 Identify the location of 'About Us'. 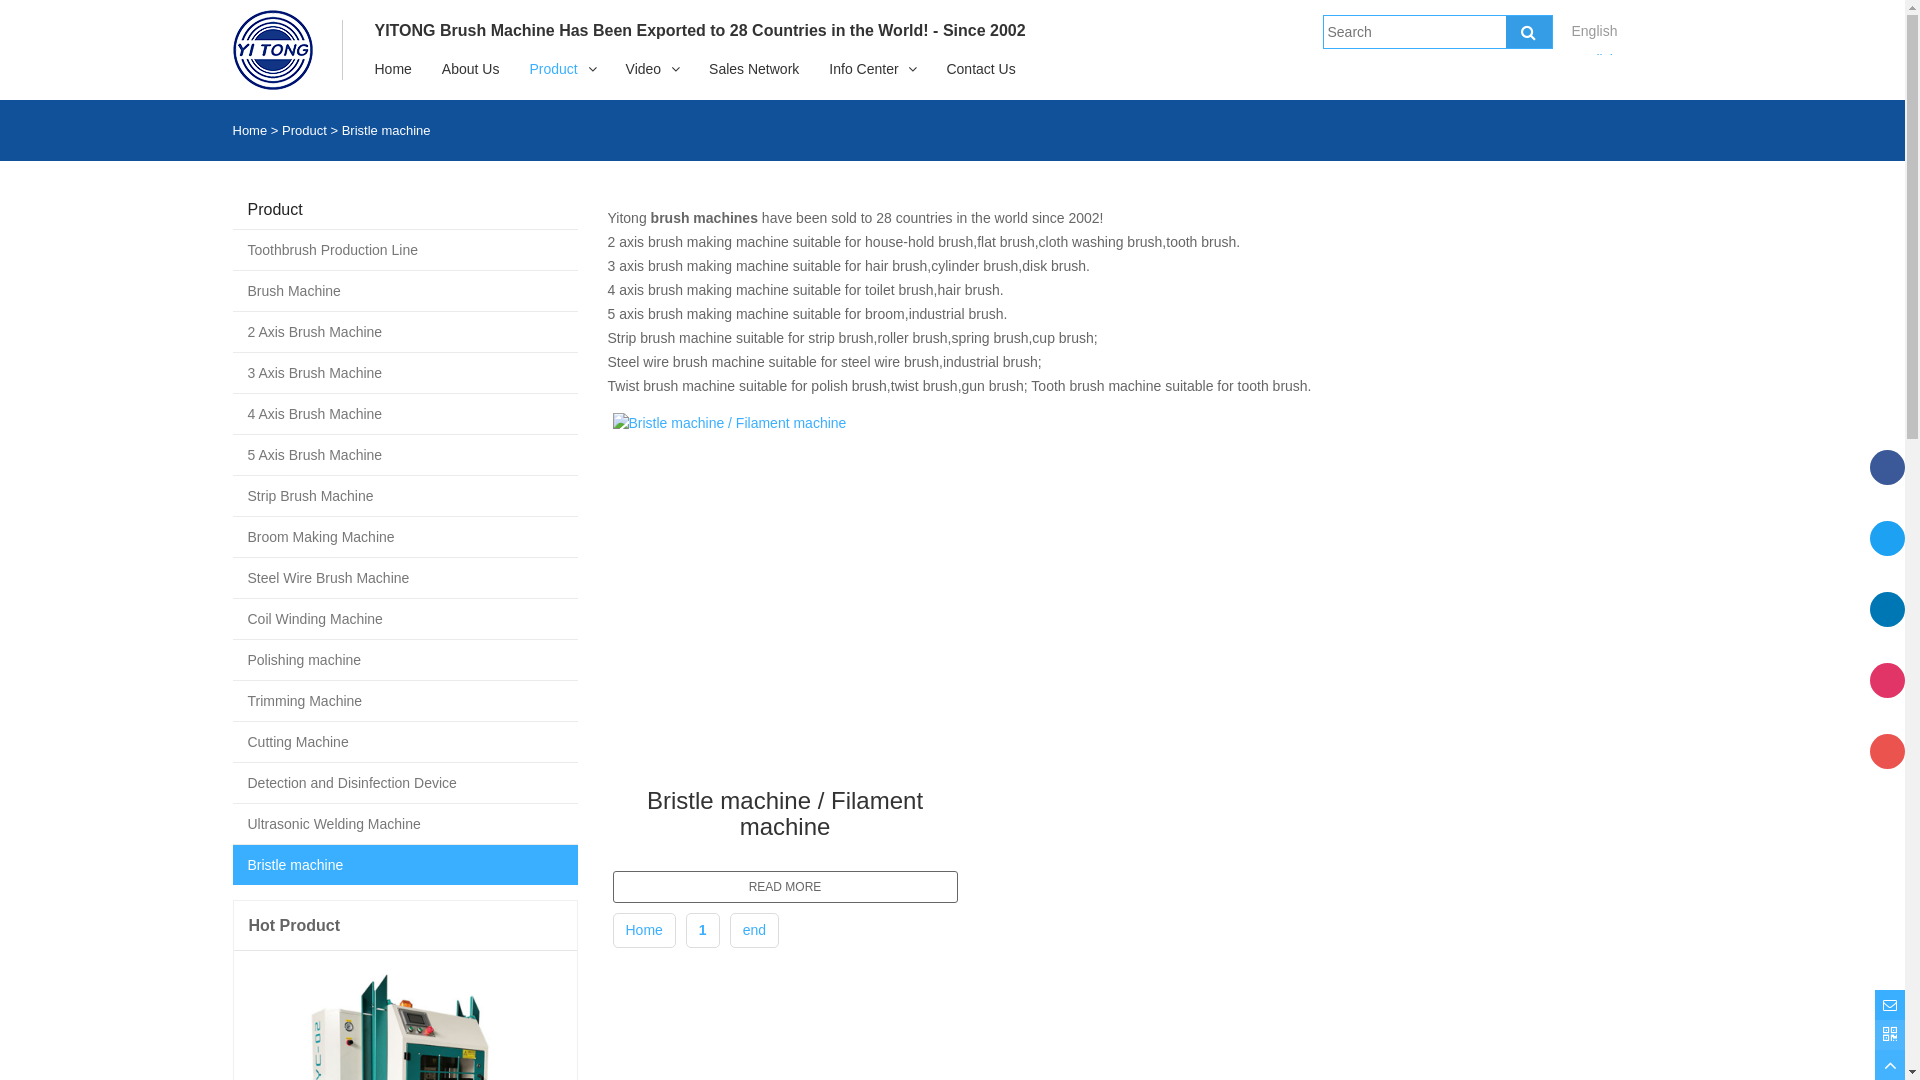
(426, 68).